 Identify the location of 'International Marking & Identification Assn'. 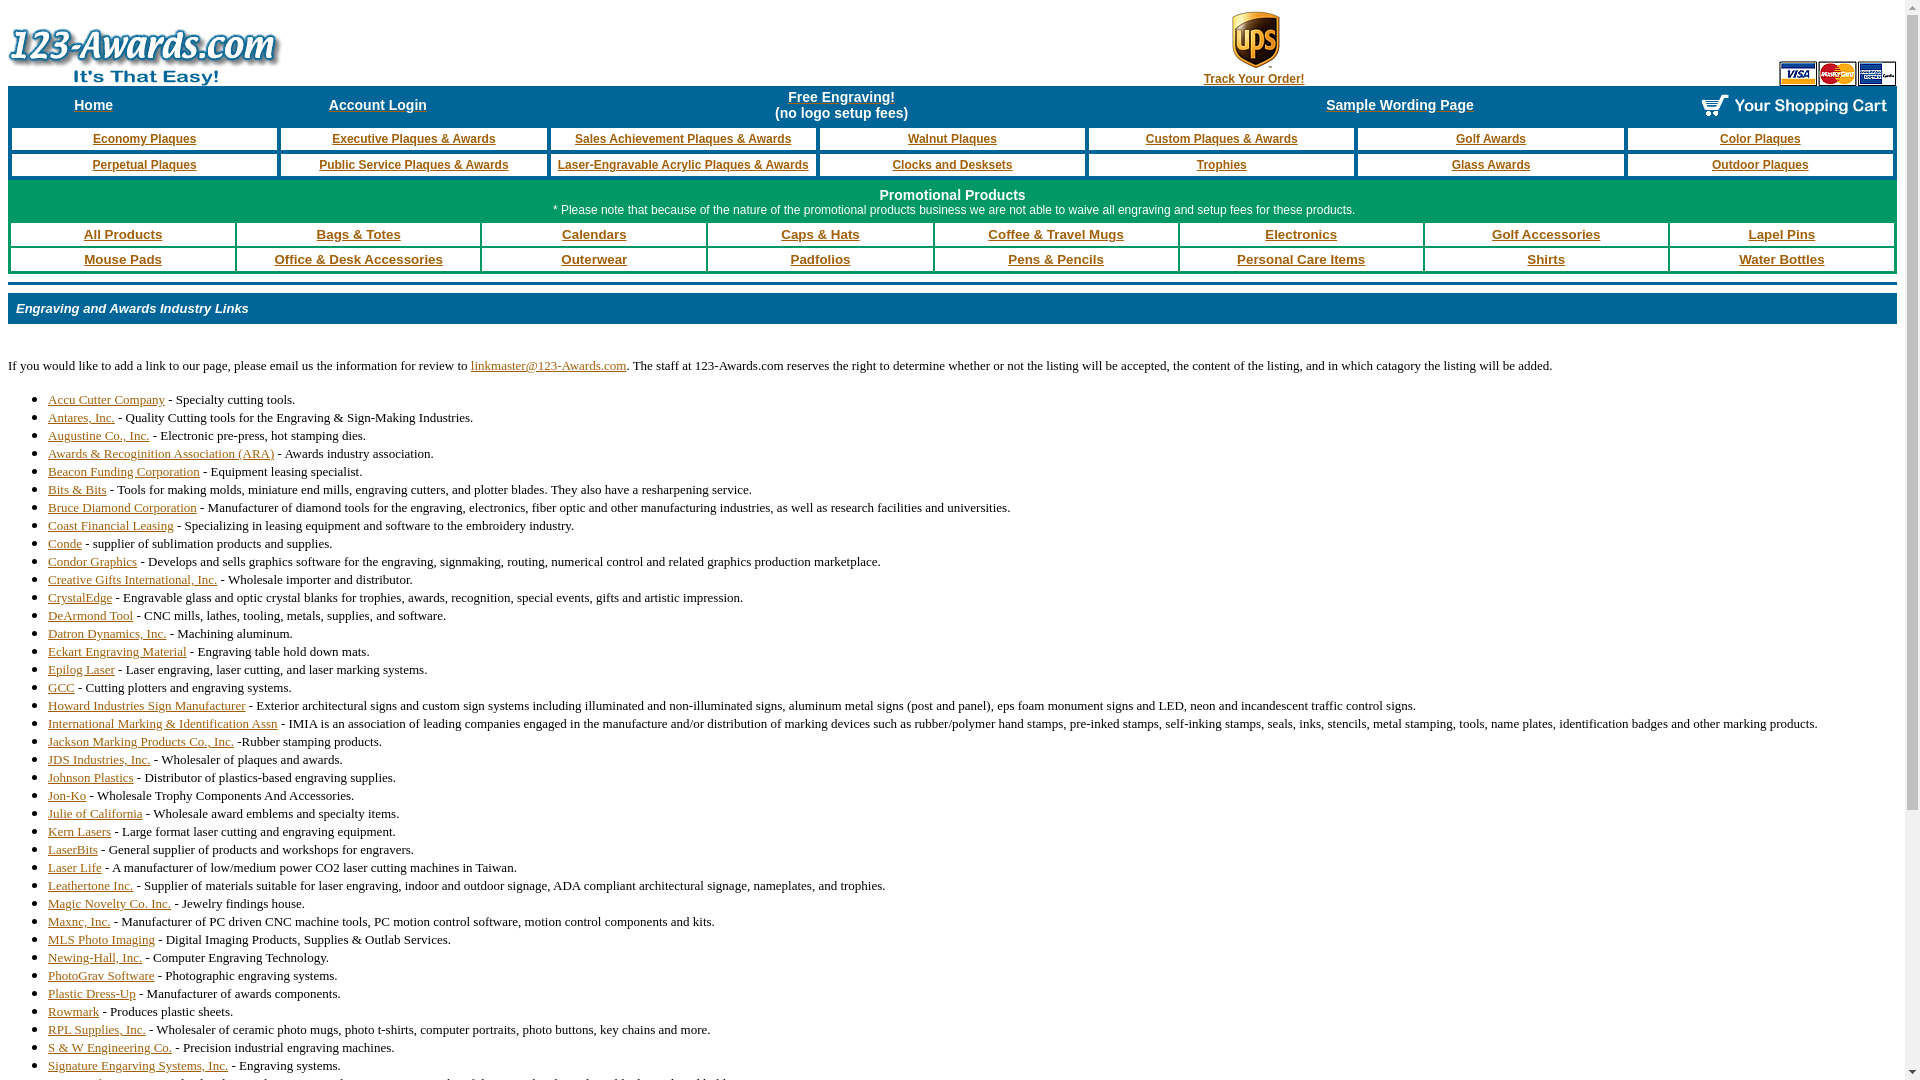
(48, 722).